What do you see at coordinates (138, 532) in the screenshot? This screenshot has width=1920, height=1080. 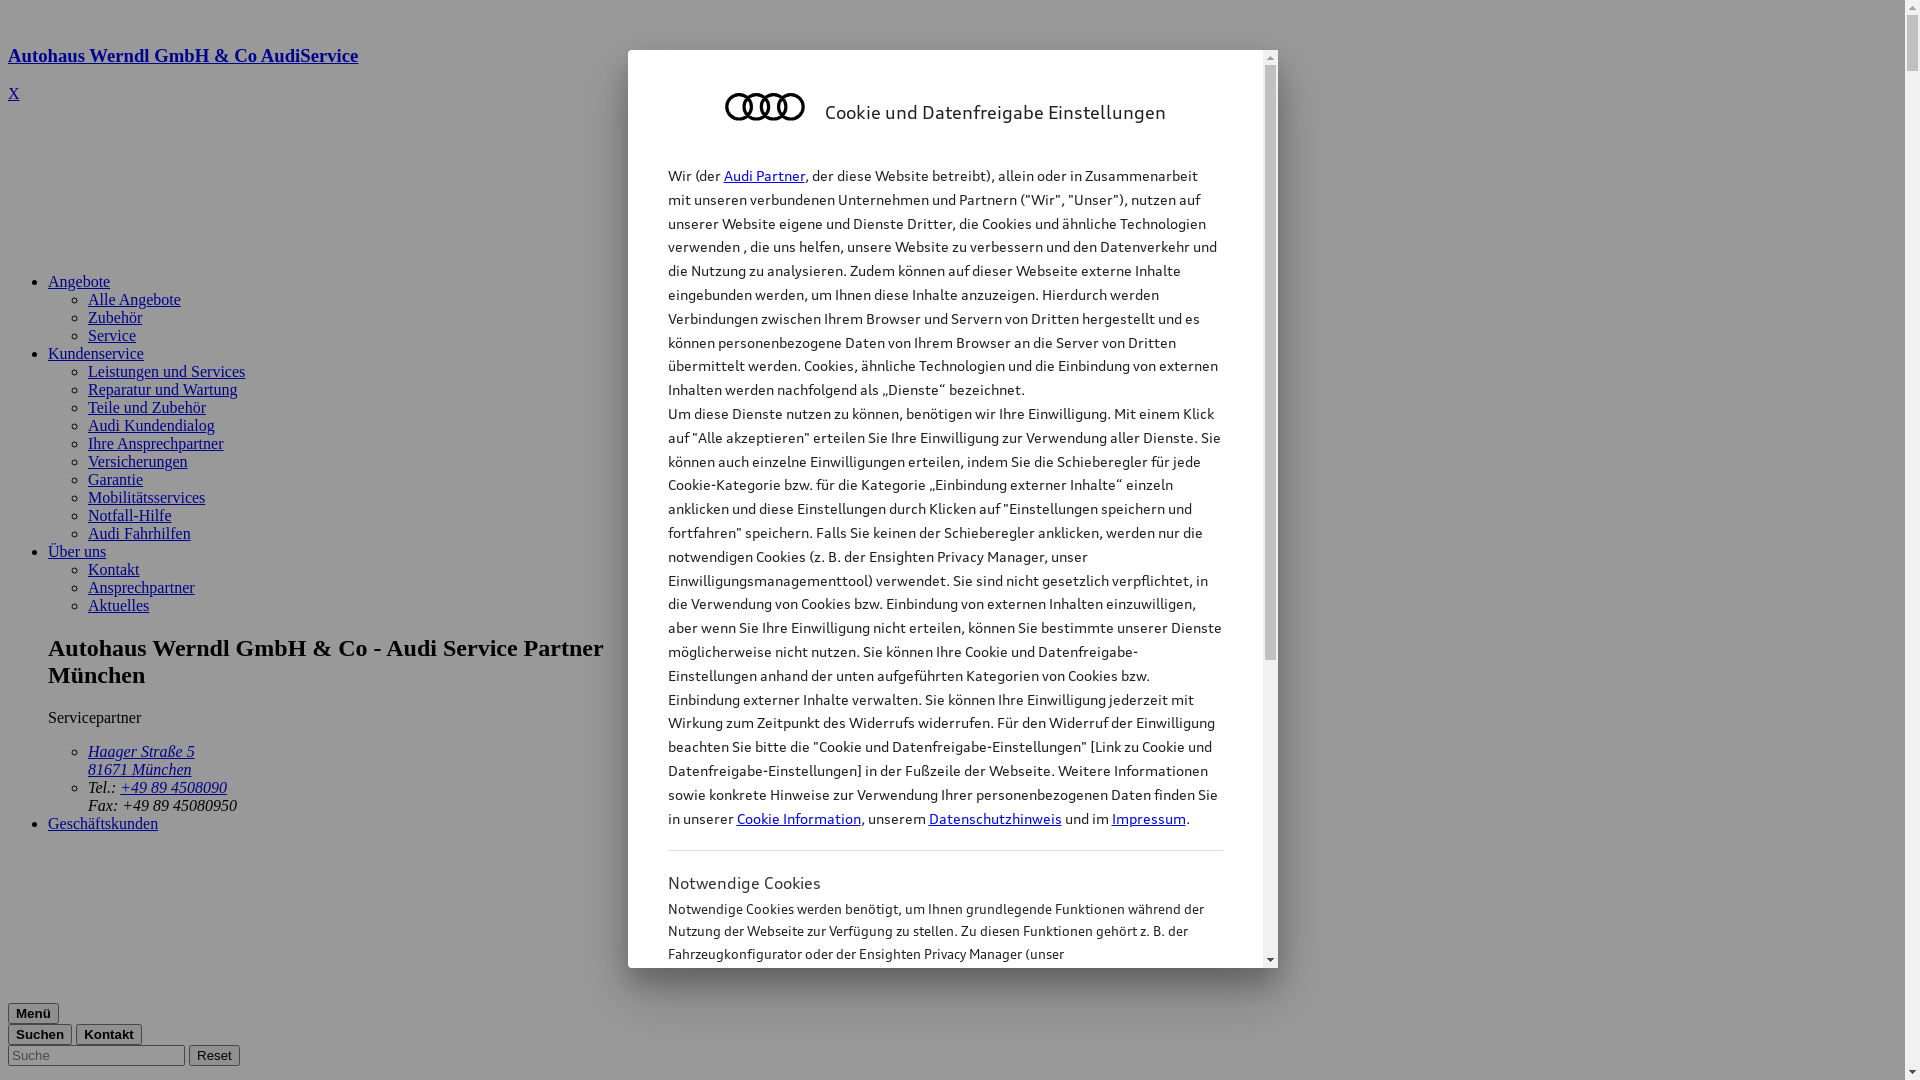 I see `'Audi Fahrhilfen'` at bounding box center [138, 532].